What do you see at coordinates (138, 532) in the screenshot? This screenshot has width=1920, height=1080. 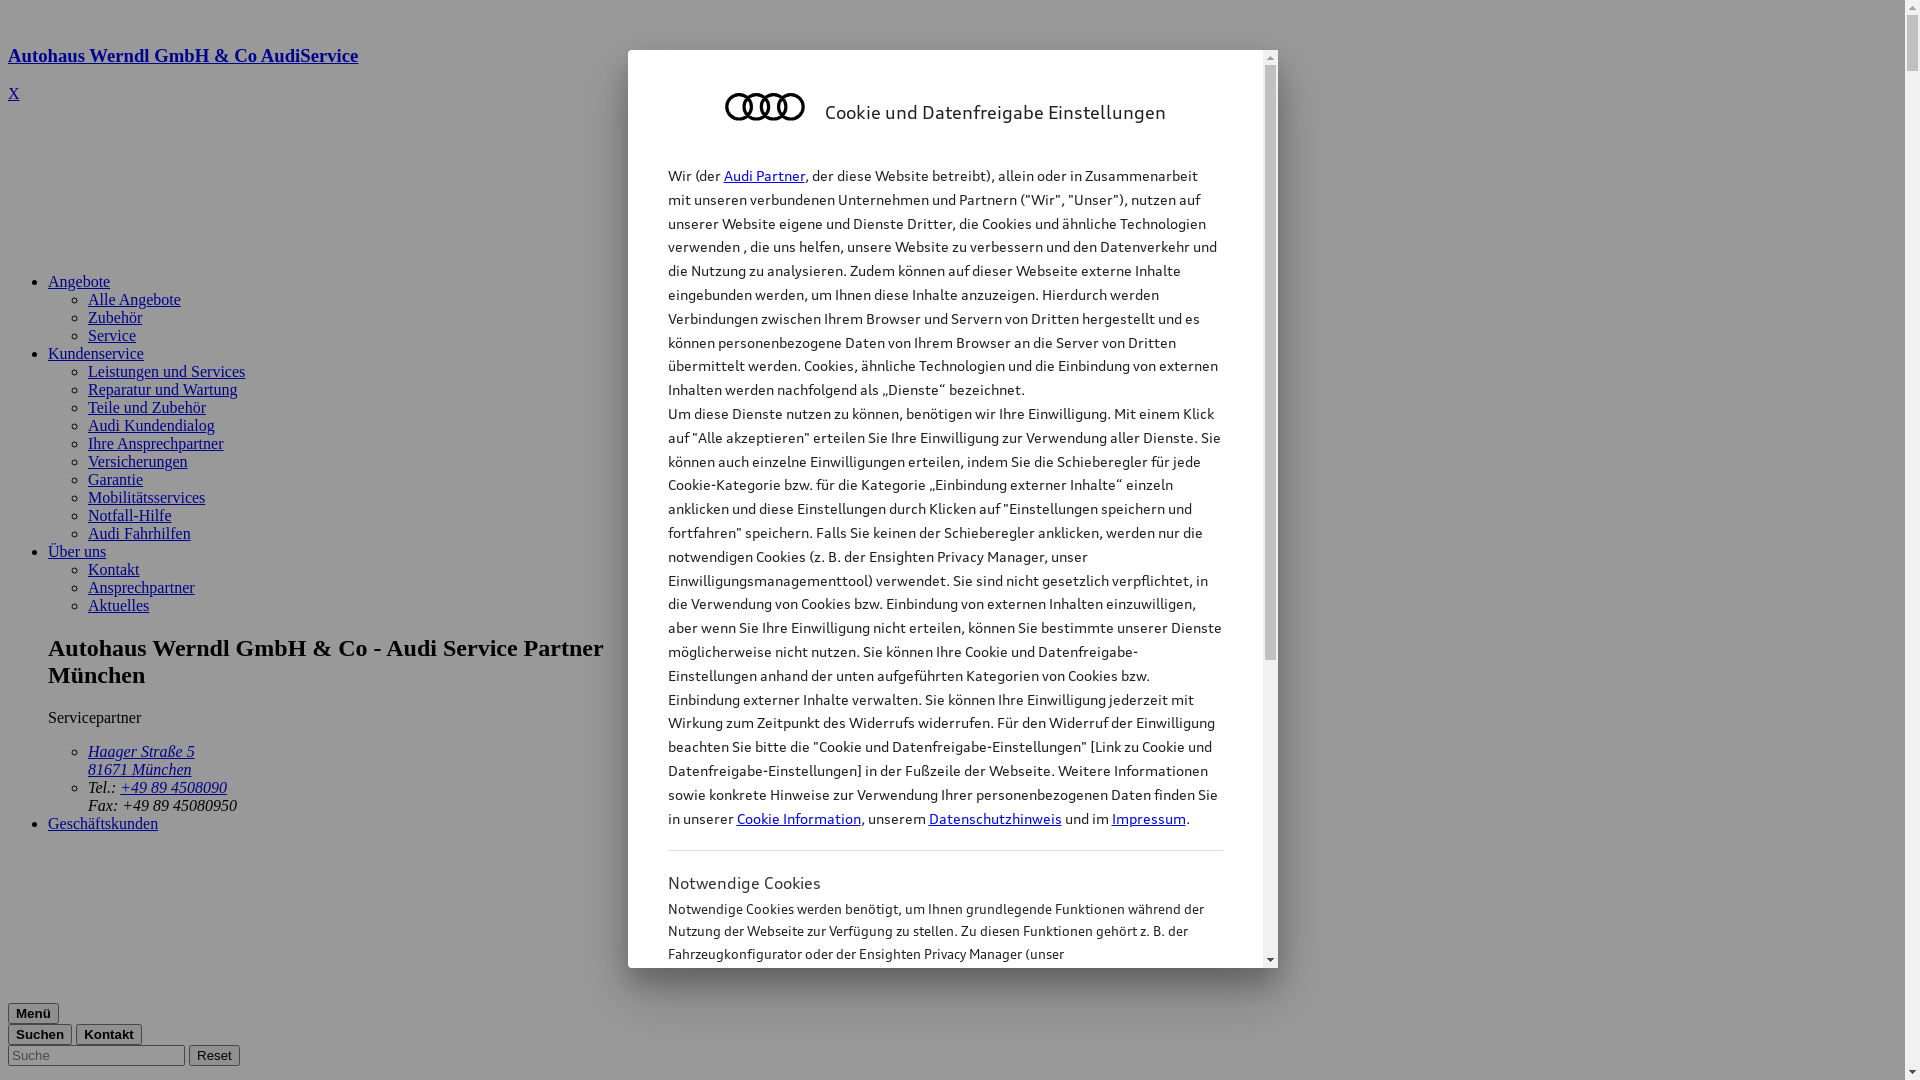 I see `'Audi Fahrhilfen'` at bounding box center [138, 532].